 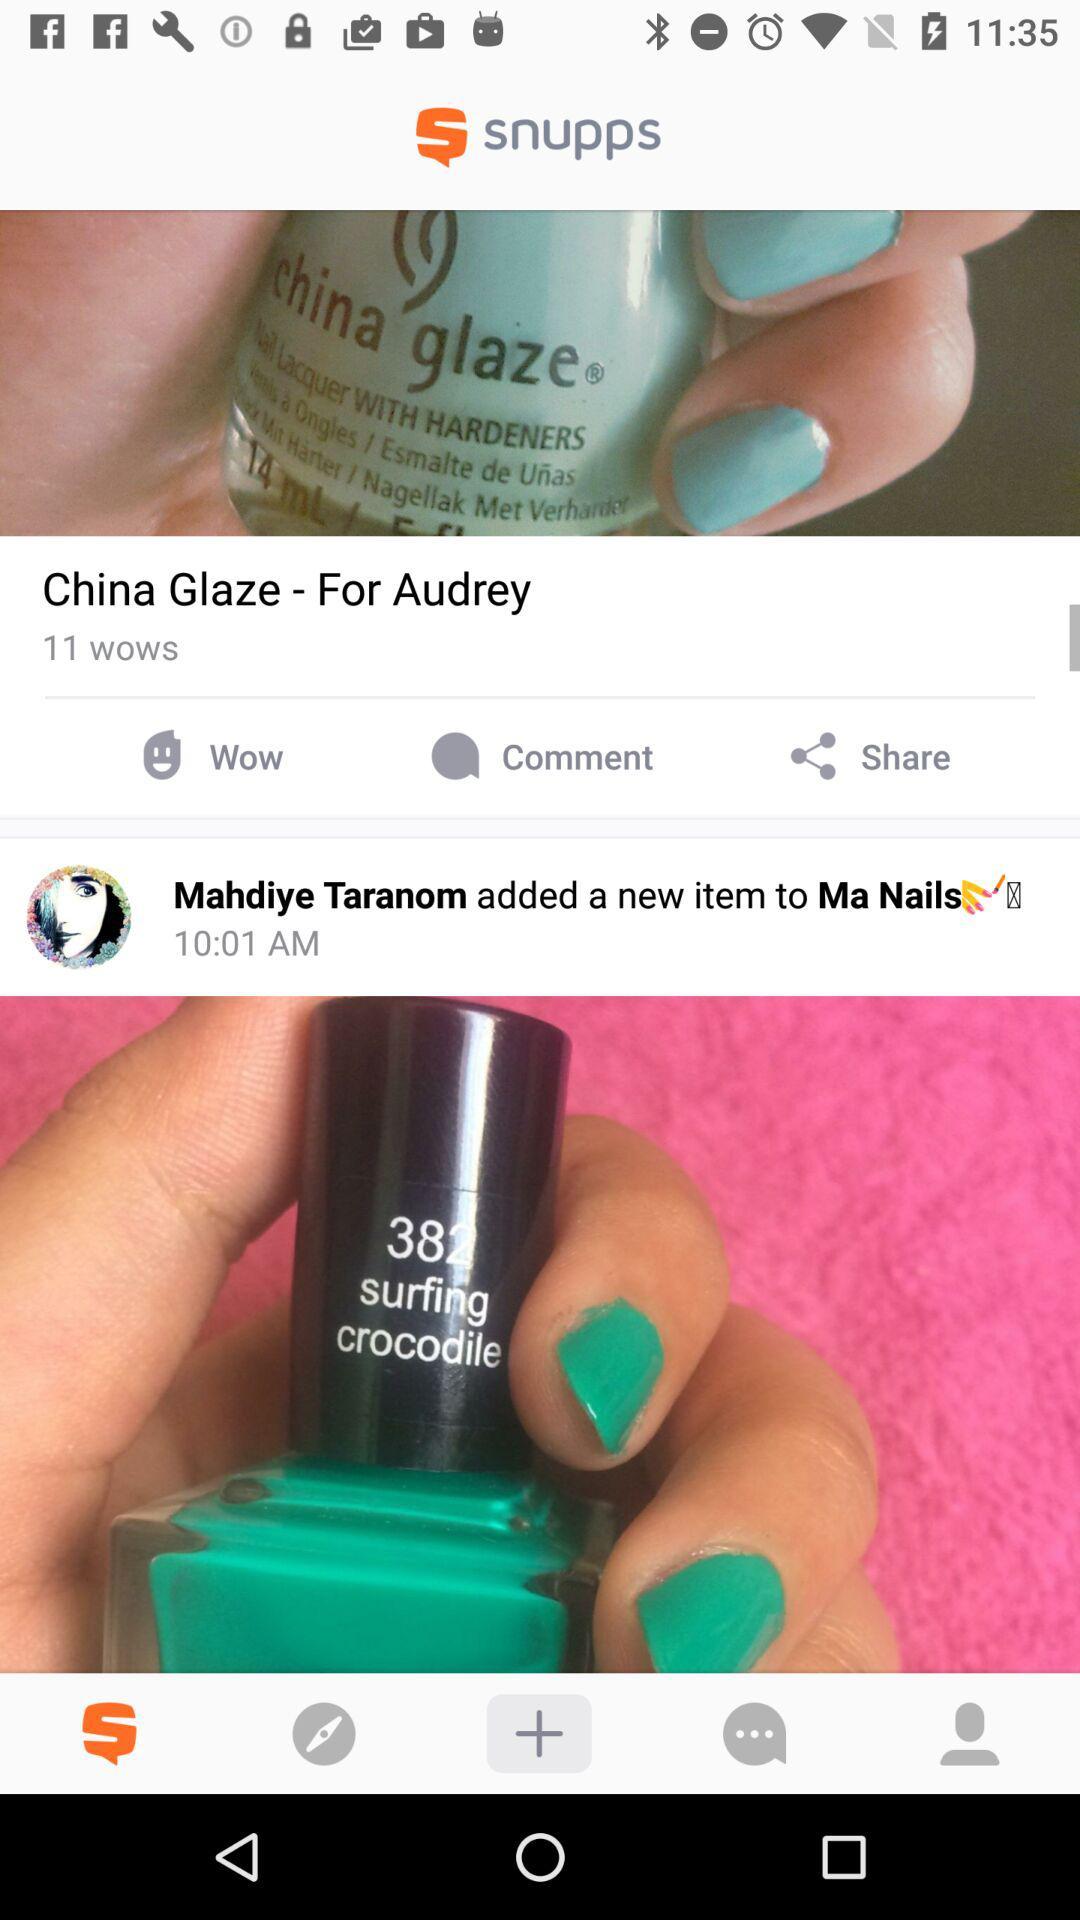 What do you see at coordinates (538, 1732) in the screenshot?
I see `the icon which is second left of the profile button` at bounding box center [538, 1732].